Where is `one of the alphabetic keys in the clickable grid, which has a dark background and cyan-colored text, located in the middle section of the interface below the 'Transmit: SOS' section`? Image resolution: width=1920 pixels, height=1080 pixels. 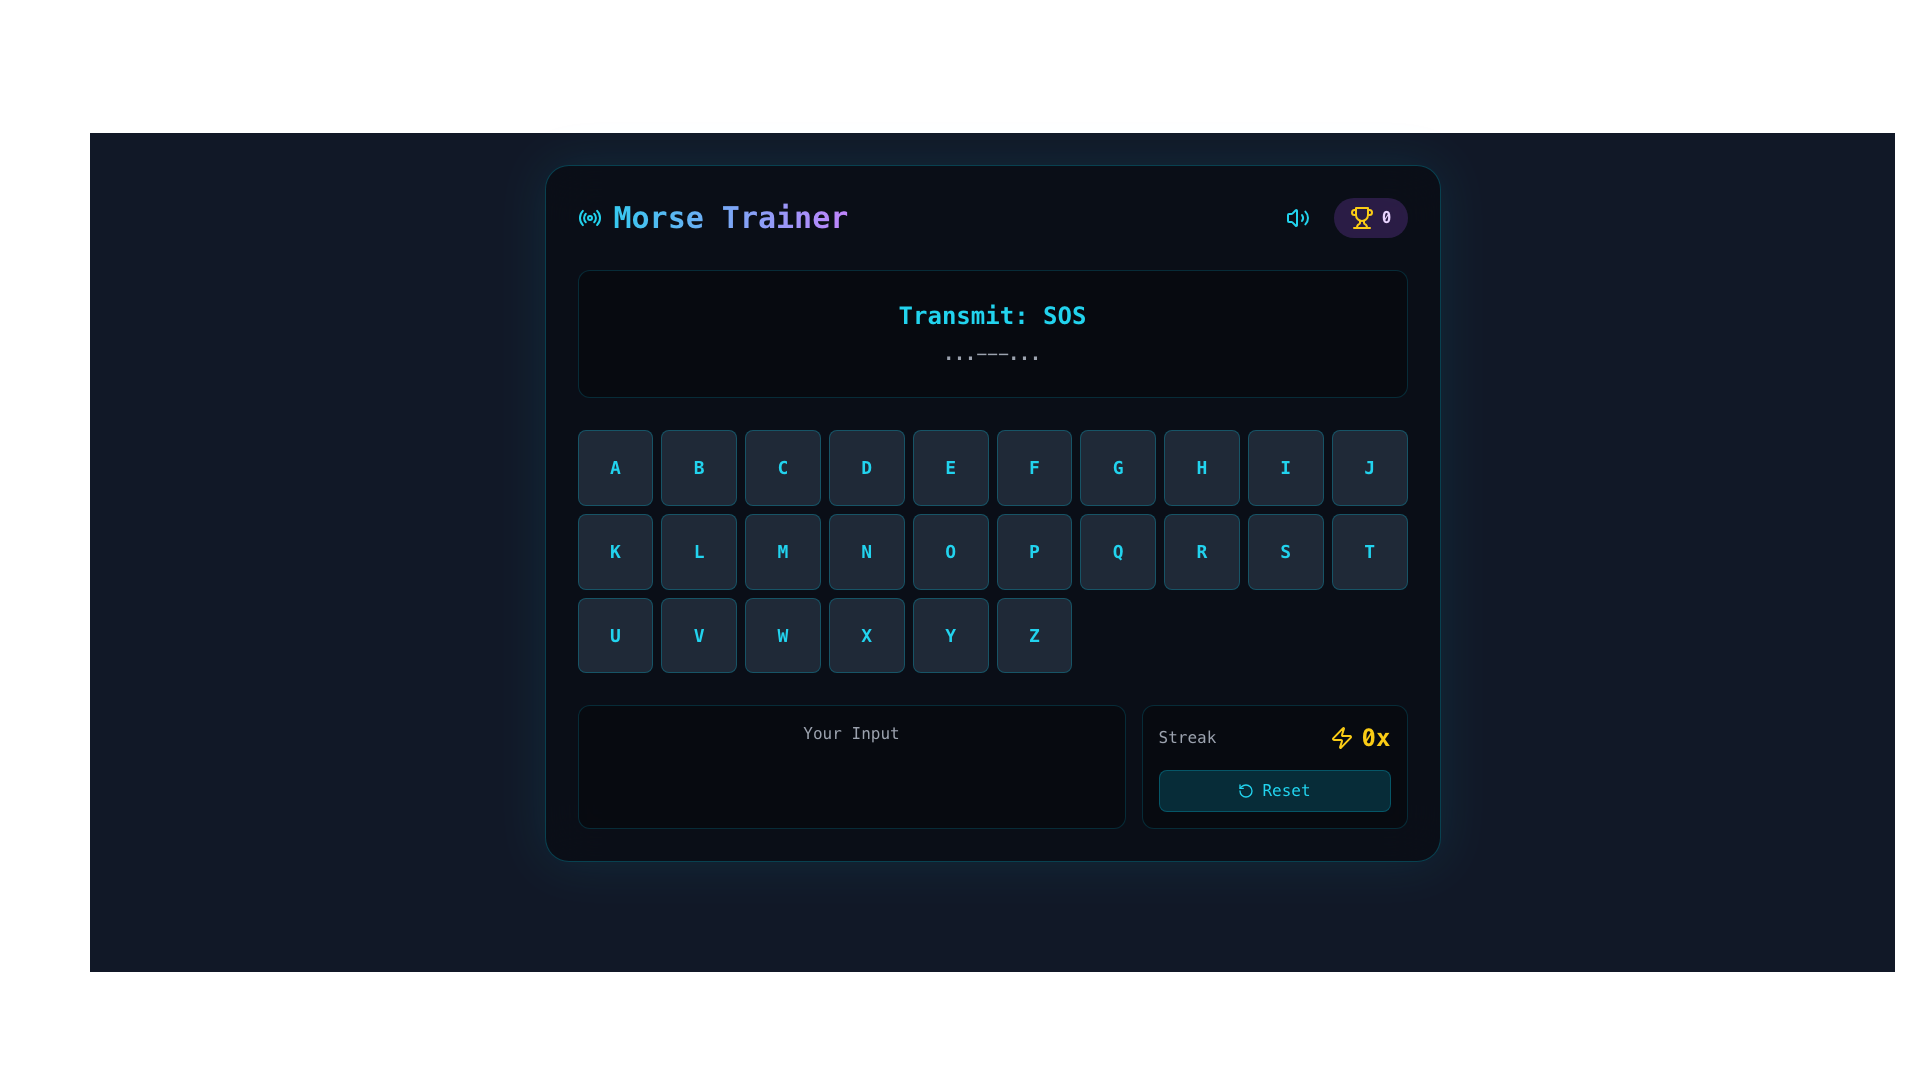
one of the alphabetic keys in the clickable grid, which has a dark background and cyan-colored text, located in the middle section of the interface below the 'Transmit: SOS' section is located at coordinates (992, 551).